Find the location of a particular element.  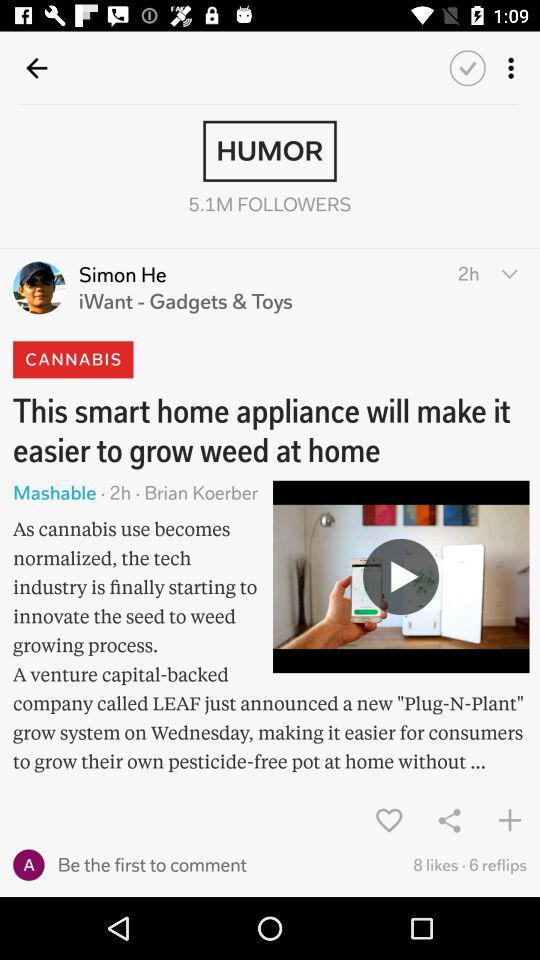

the play icon is located at coordinates (401, 576).